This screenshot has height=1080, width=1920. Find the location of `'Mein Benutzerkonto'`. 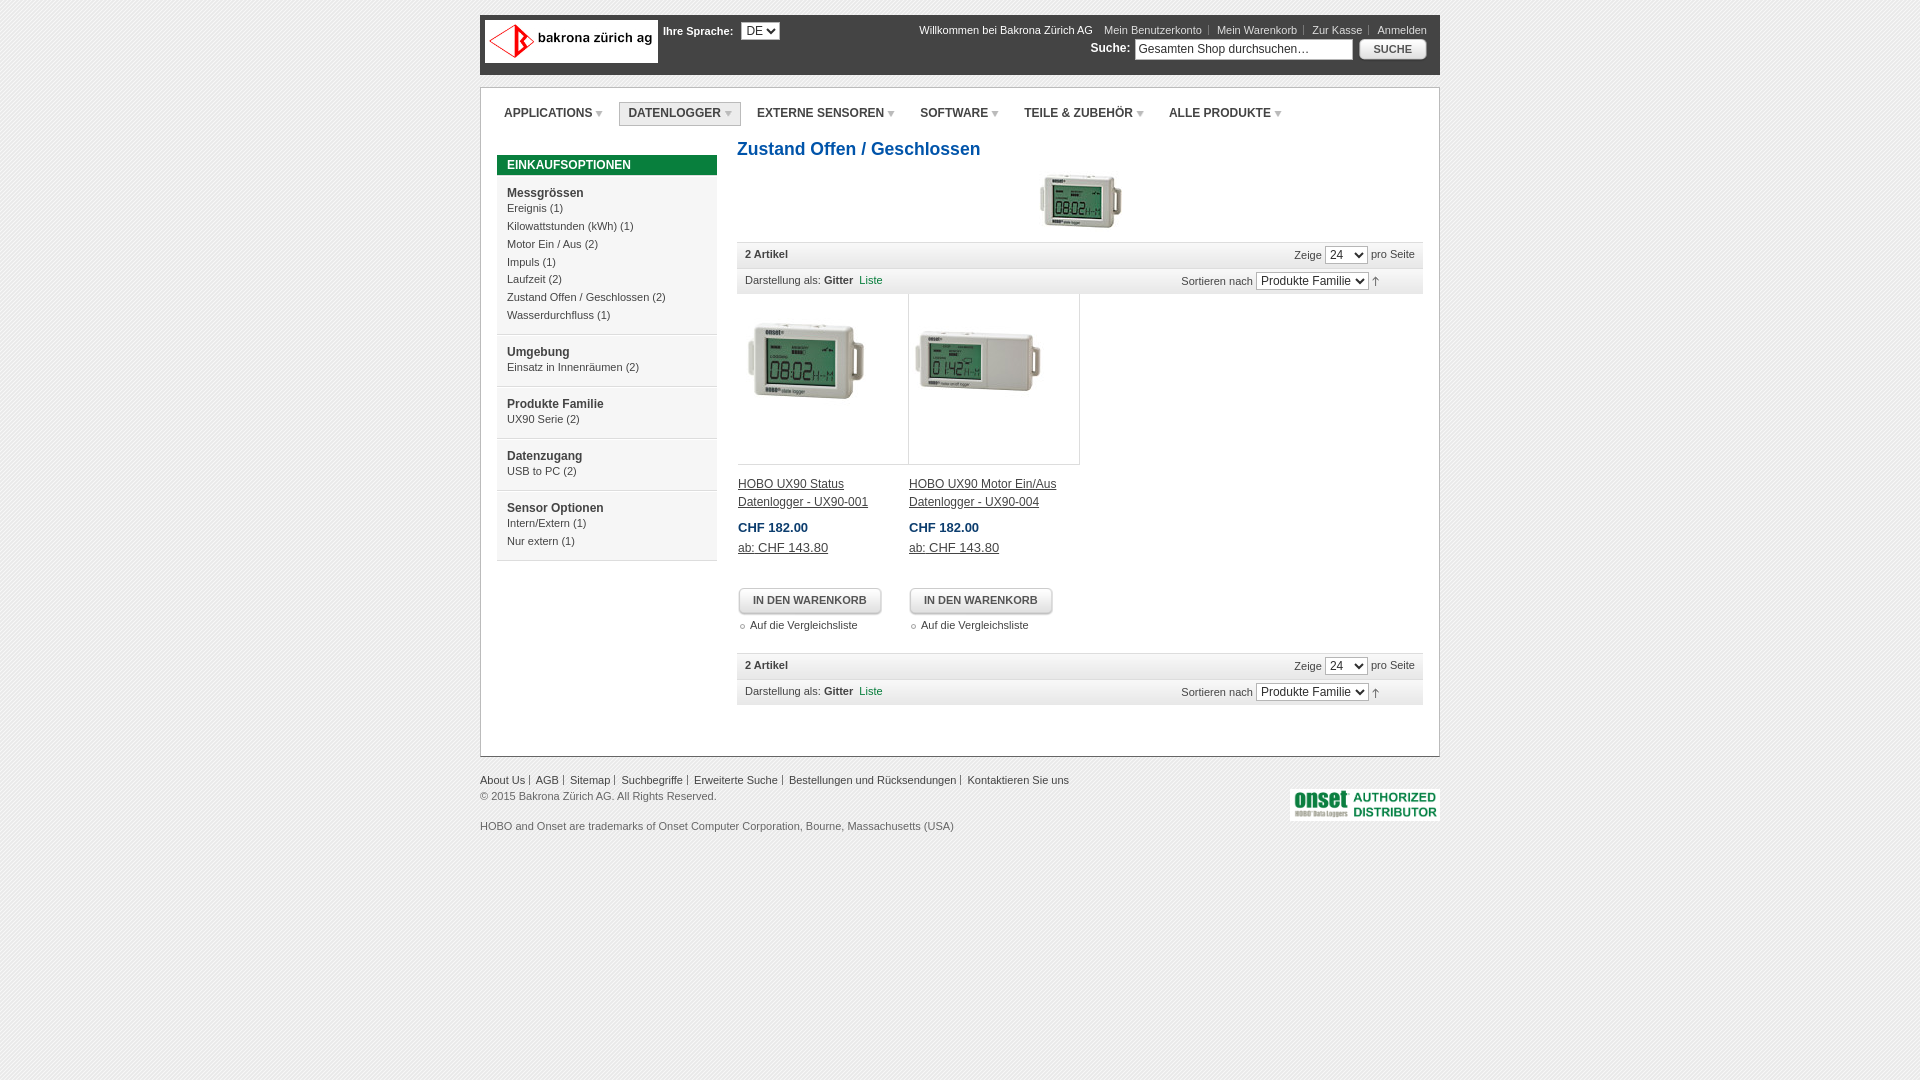

'Mein Benutzerkonto' is located at coordinates (1103, 30).